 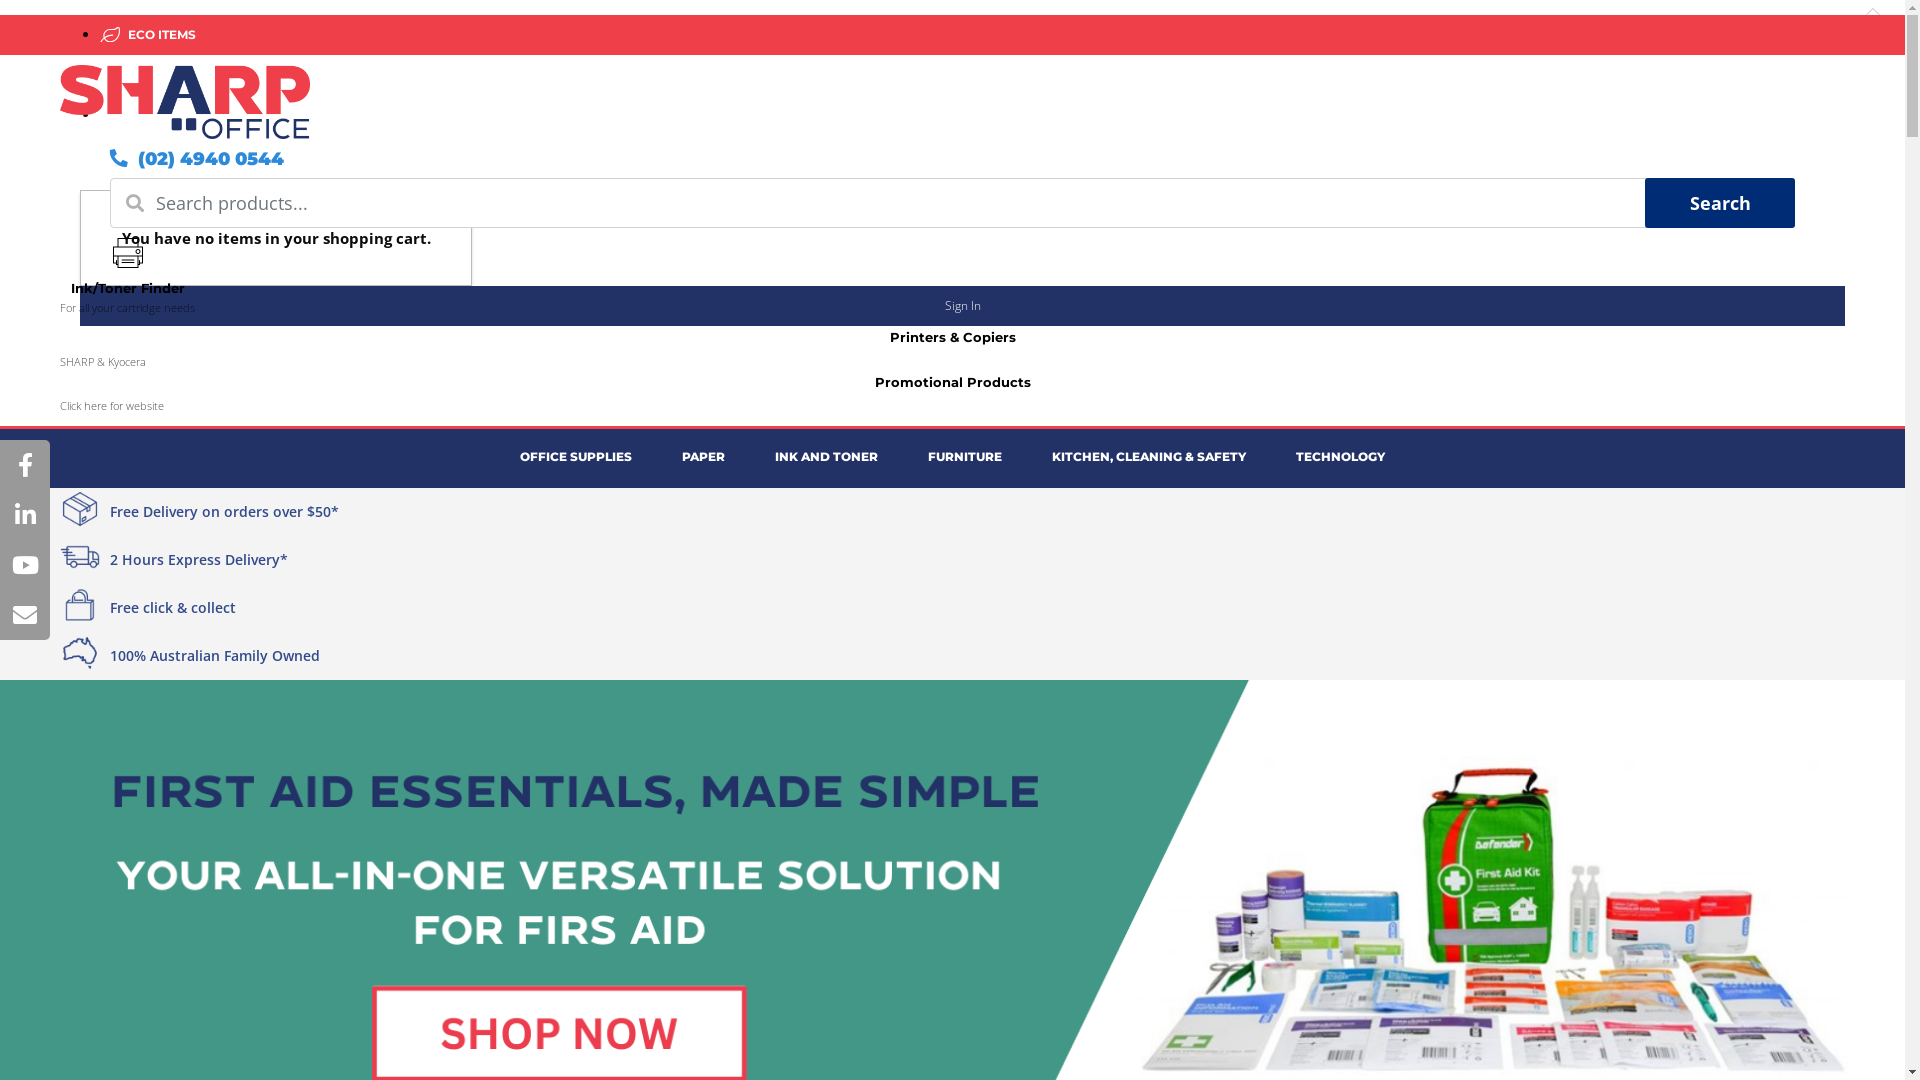 I want to click on 'Ink/Toner Finder, so click(x=126, y=277).